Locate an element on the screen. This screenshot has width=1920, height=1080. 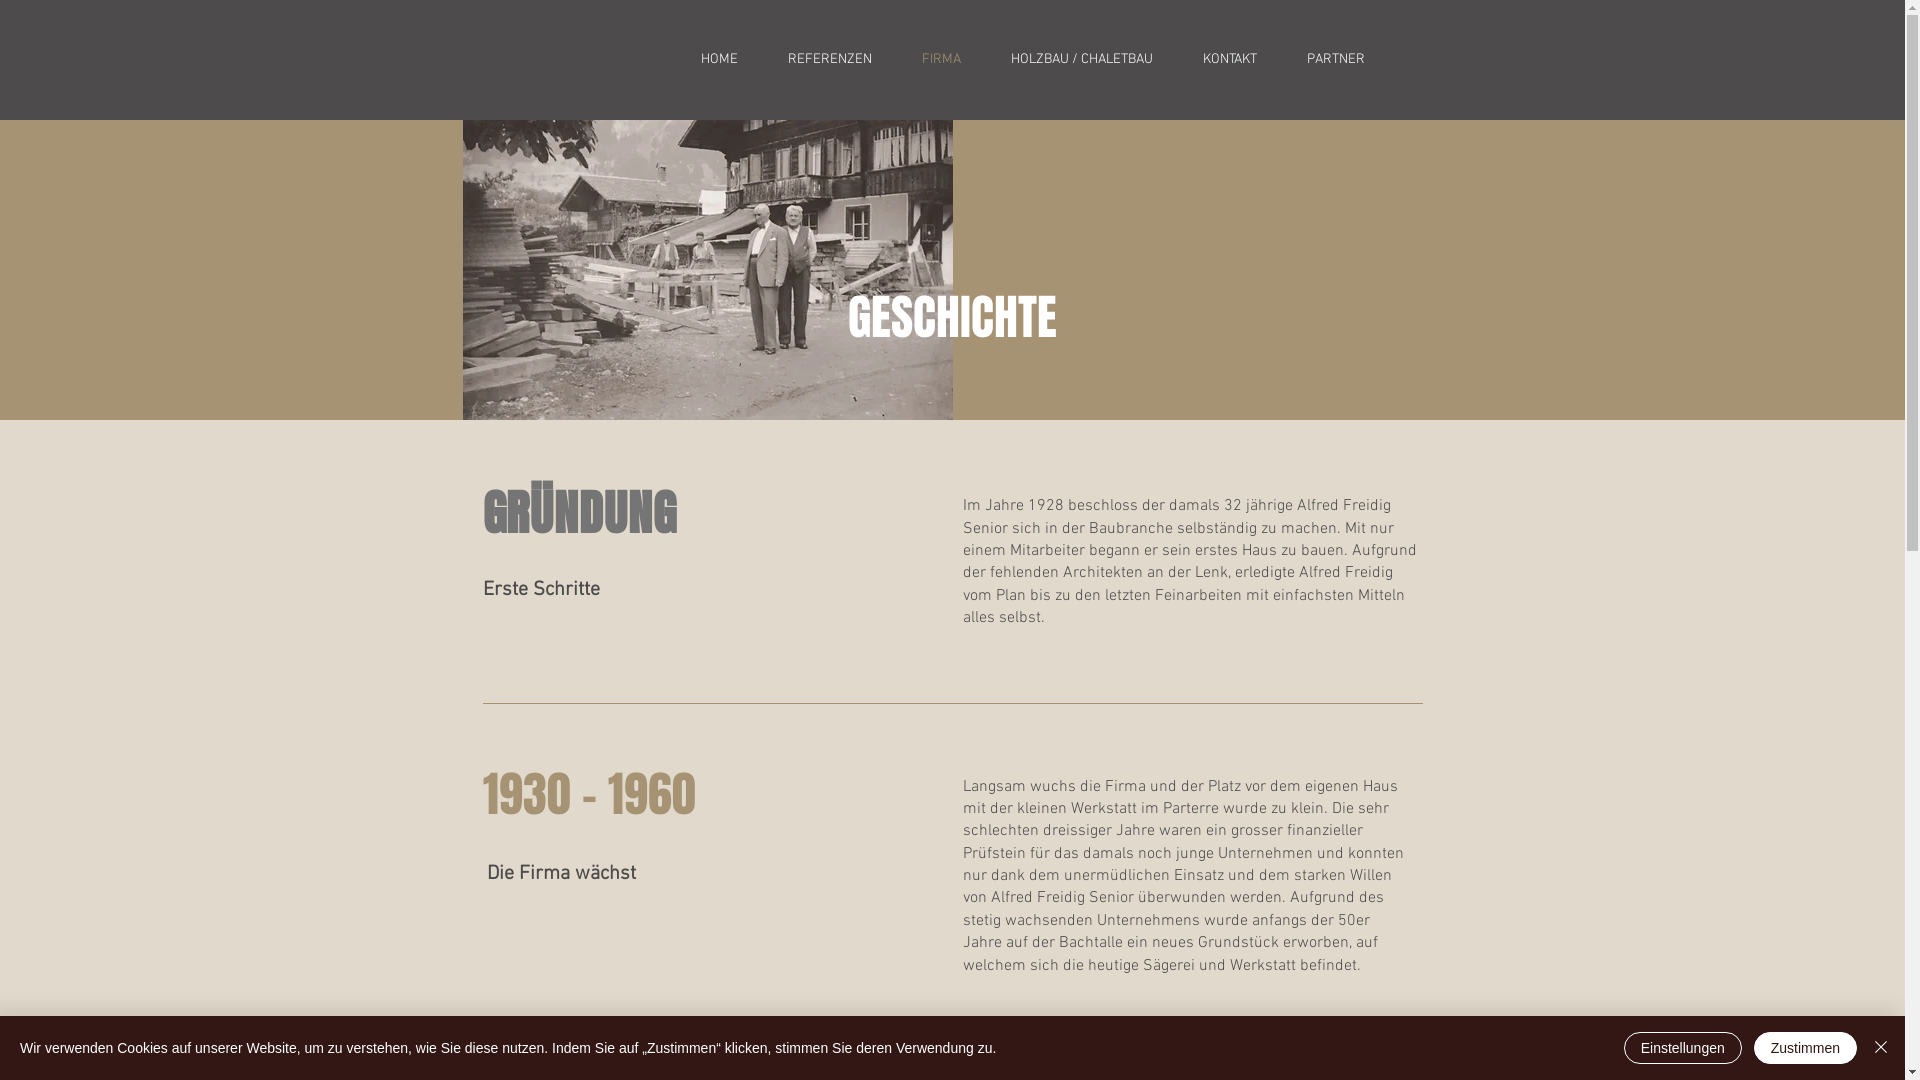
'Zustimmen' is located at coordinates (1752, 1047).